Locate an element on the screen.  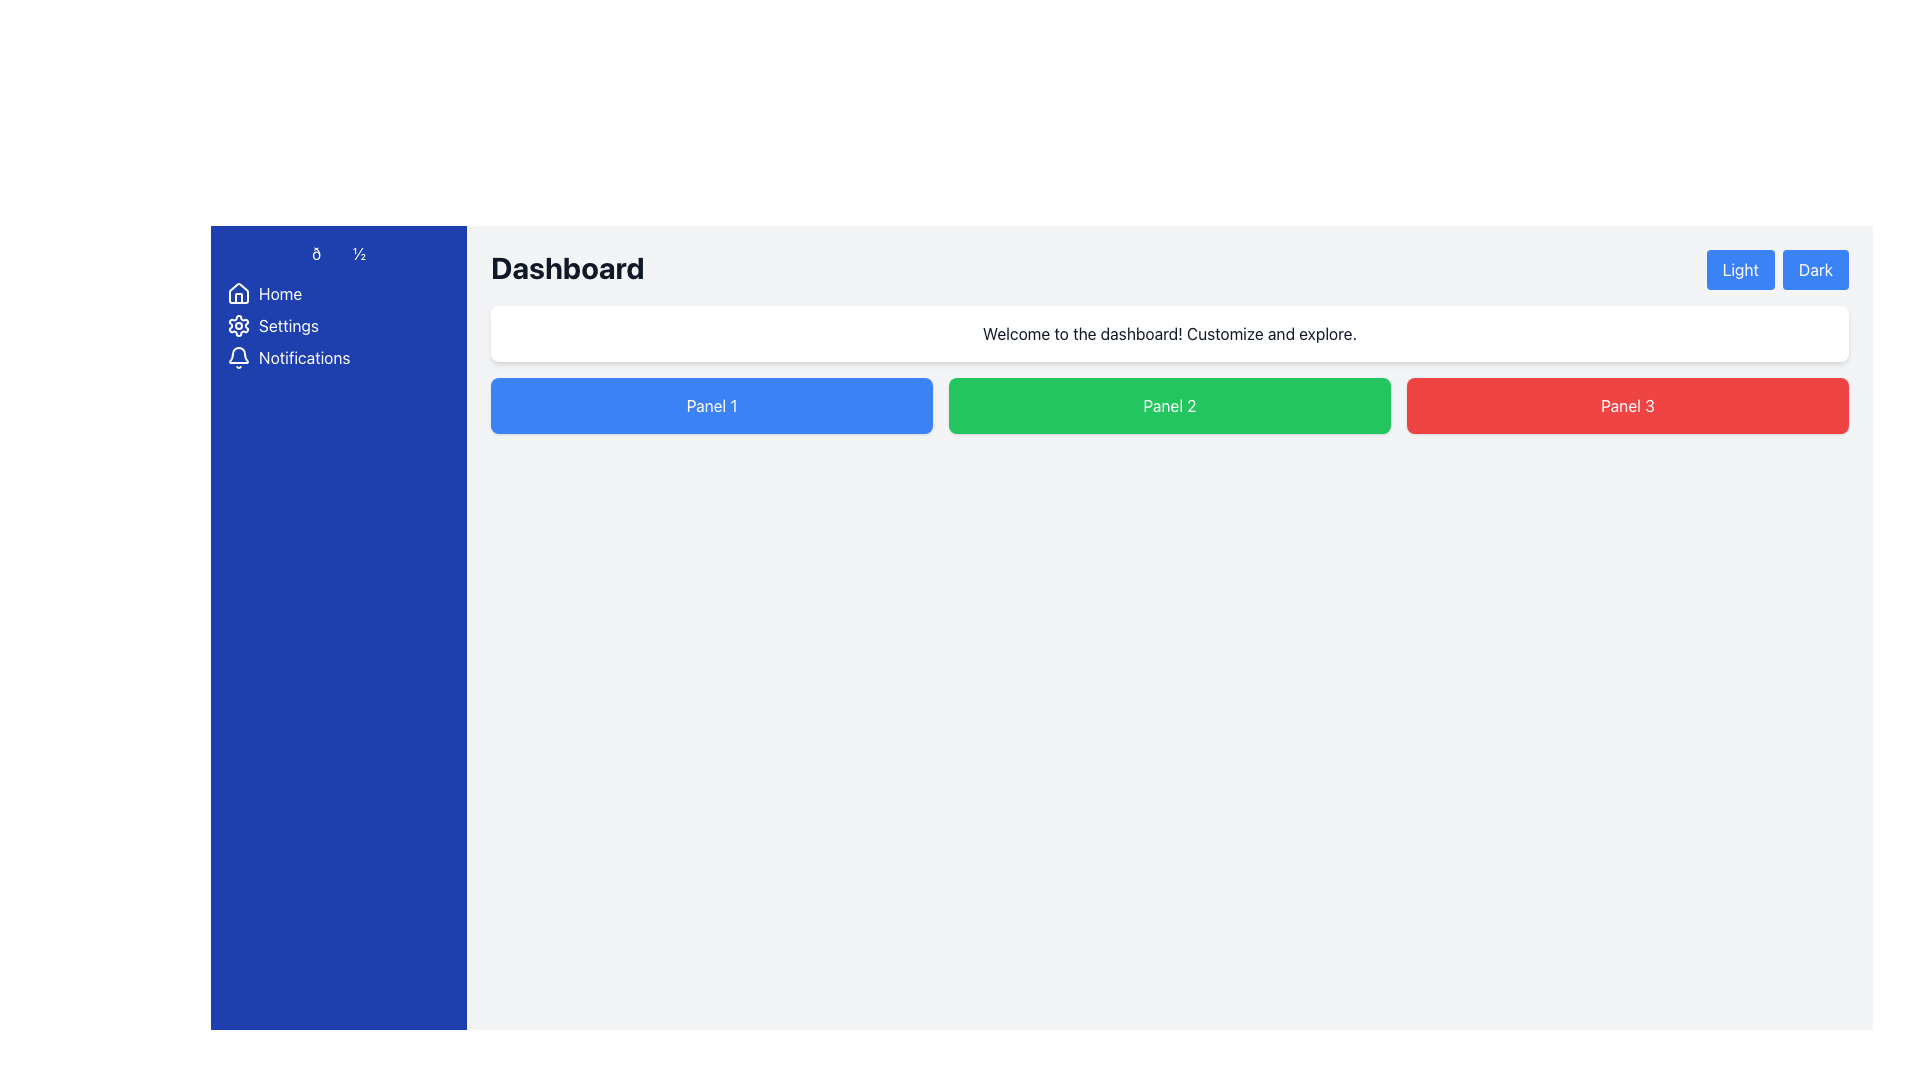
the second navigation button in the left-side blue sidebar is located at coordinates (339, 325).